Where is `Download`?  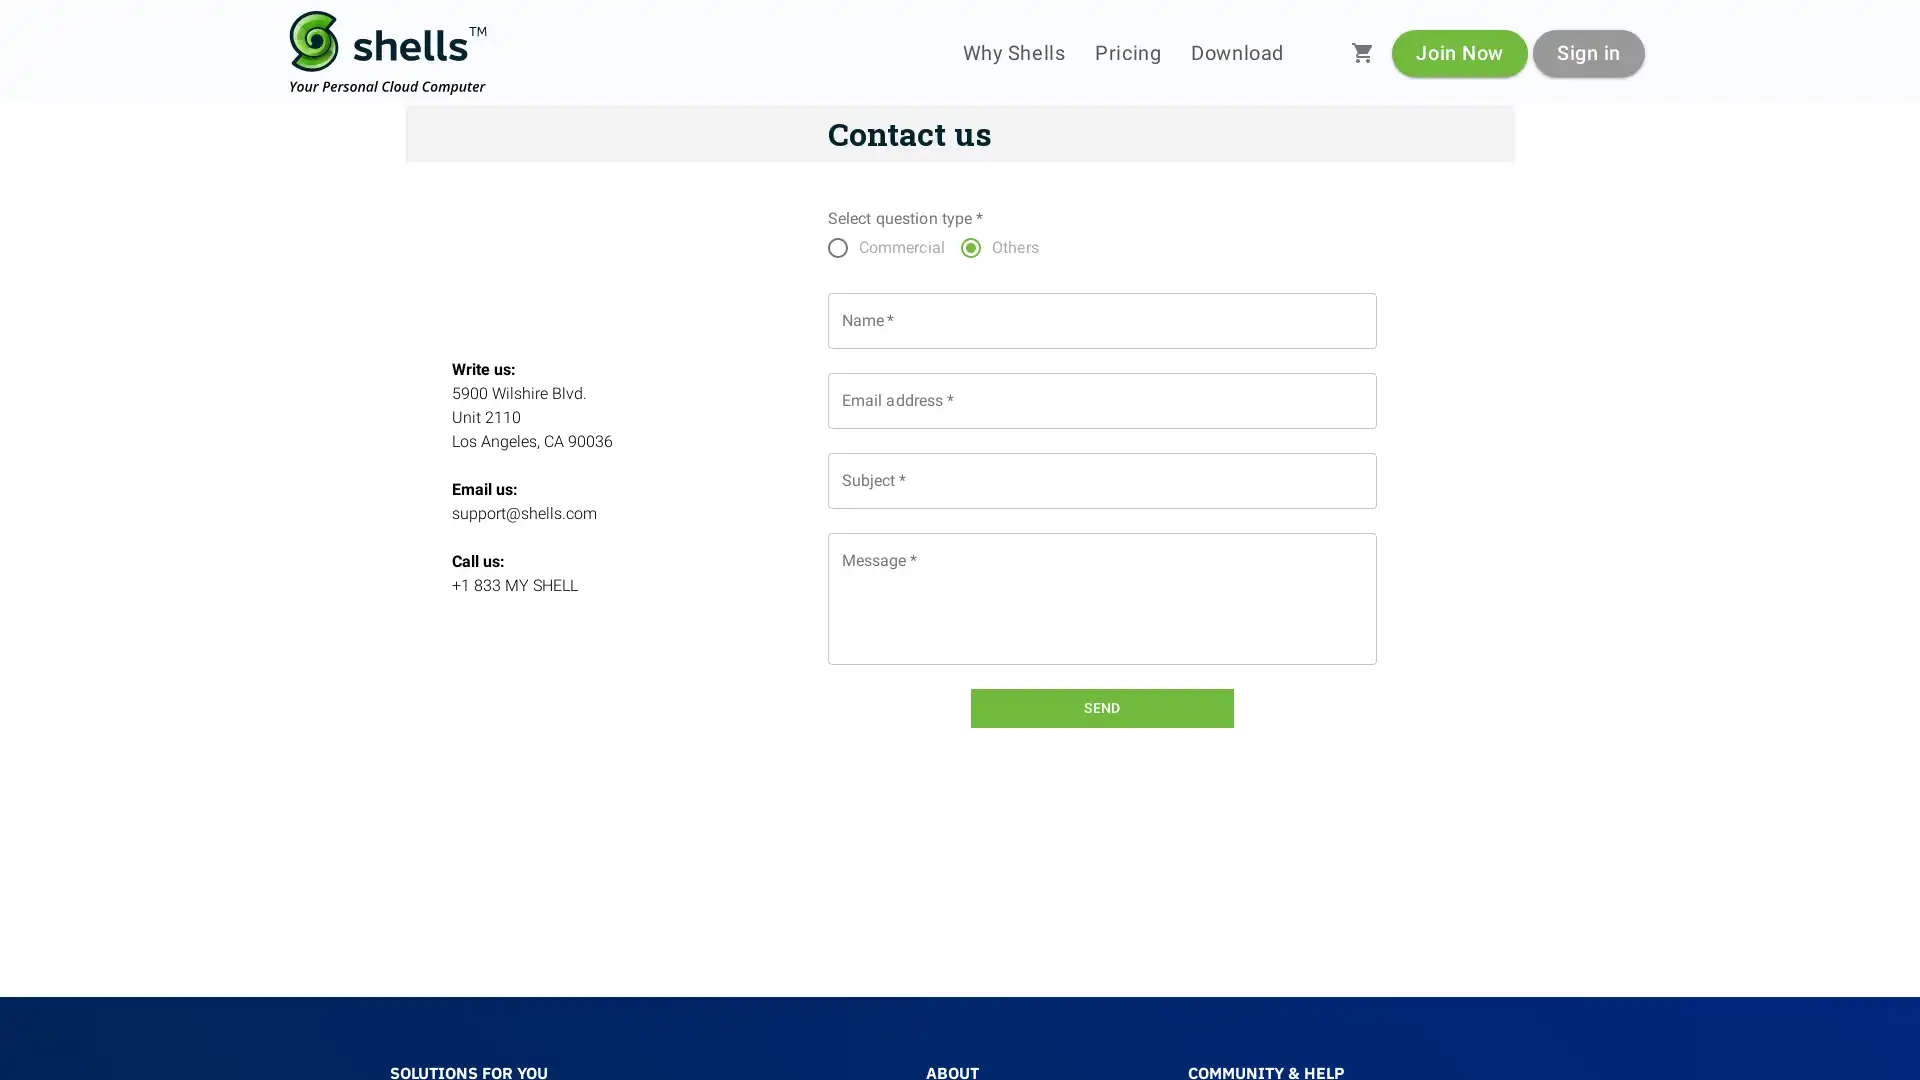 Download is located at coordinates (1236, 52).